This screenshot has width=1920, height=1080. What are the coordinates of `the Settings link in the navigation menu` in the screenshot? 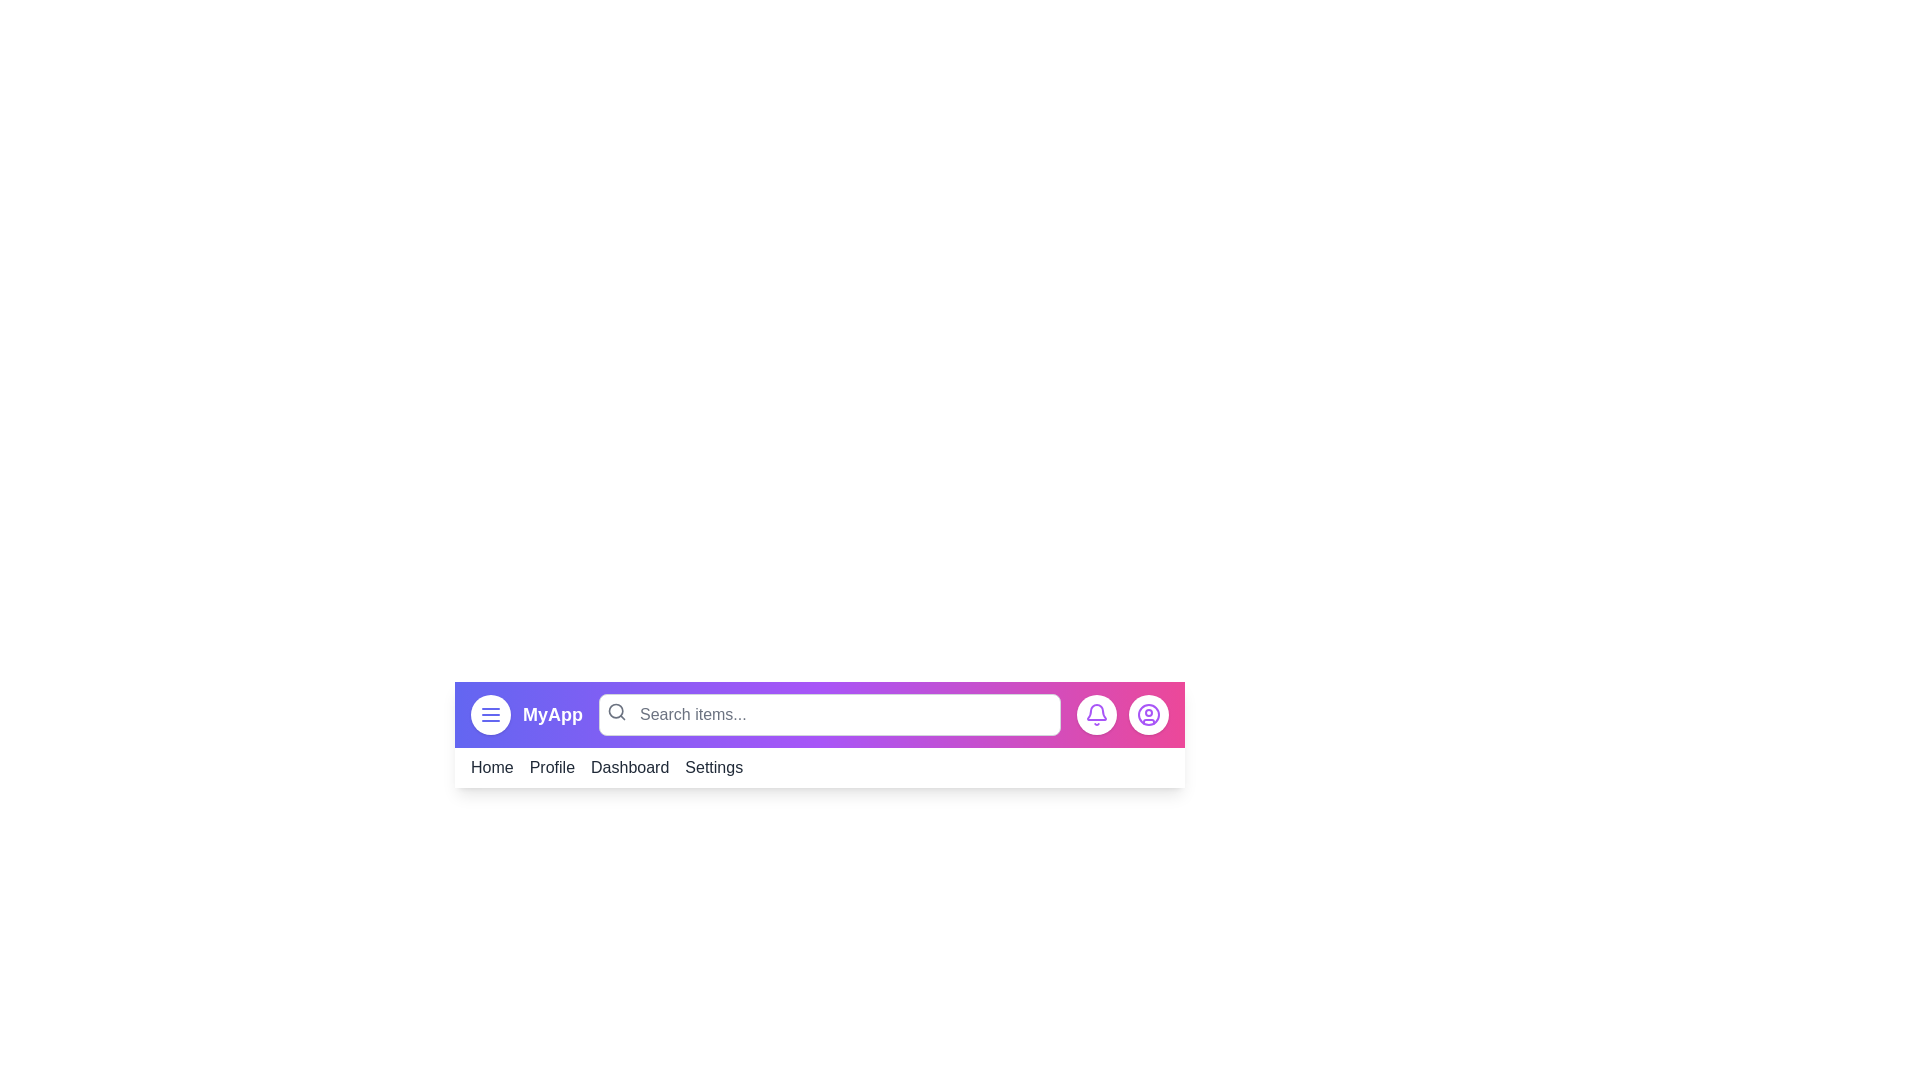 It's located at (714, 766).